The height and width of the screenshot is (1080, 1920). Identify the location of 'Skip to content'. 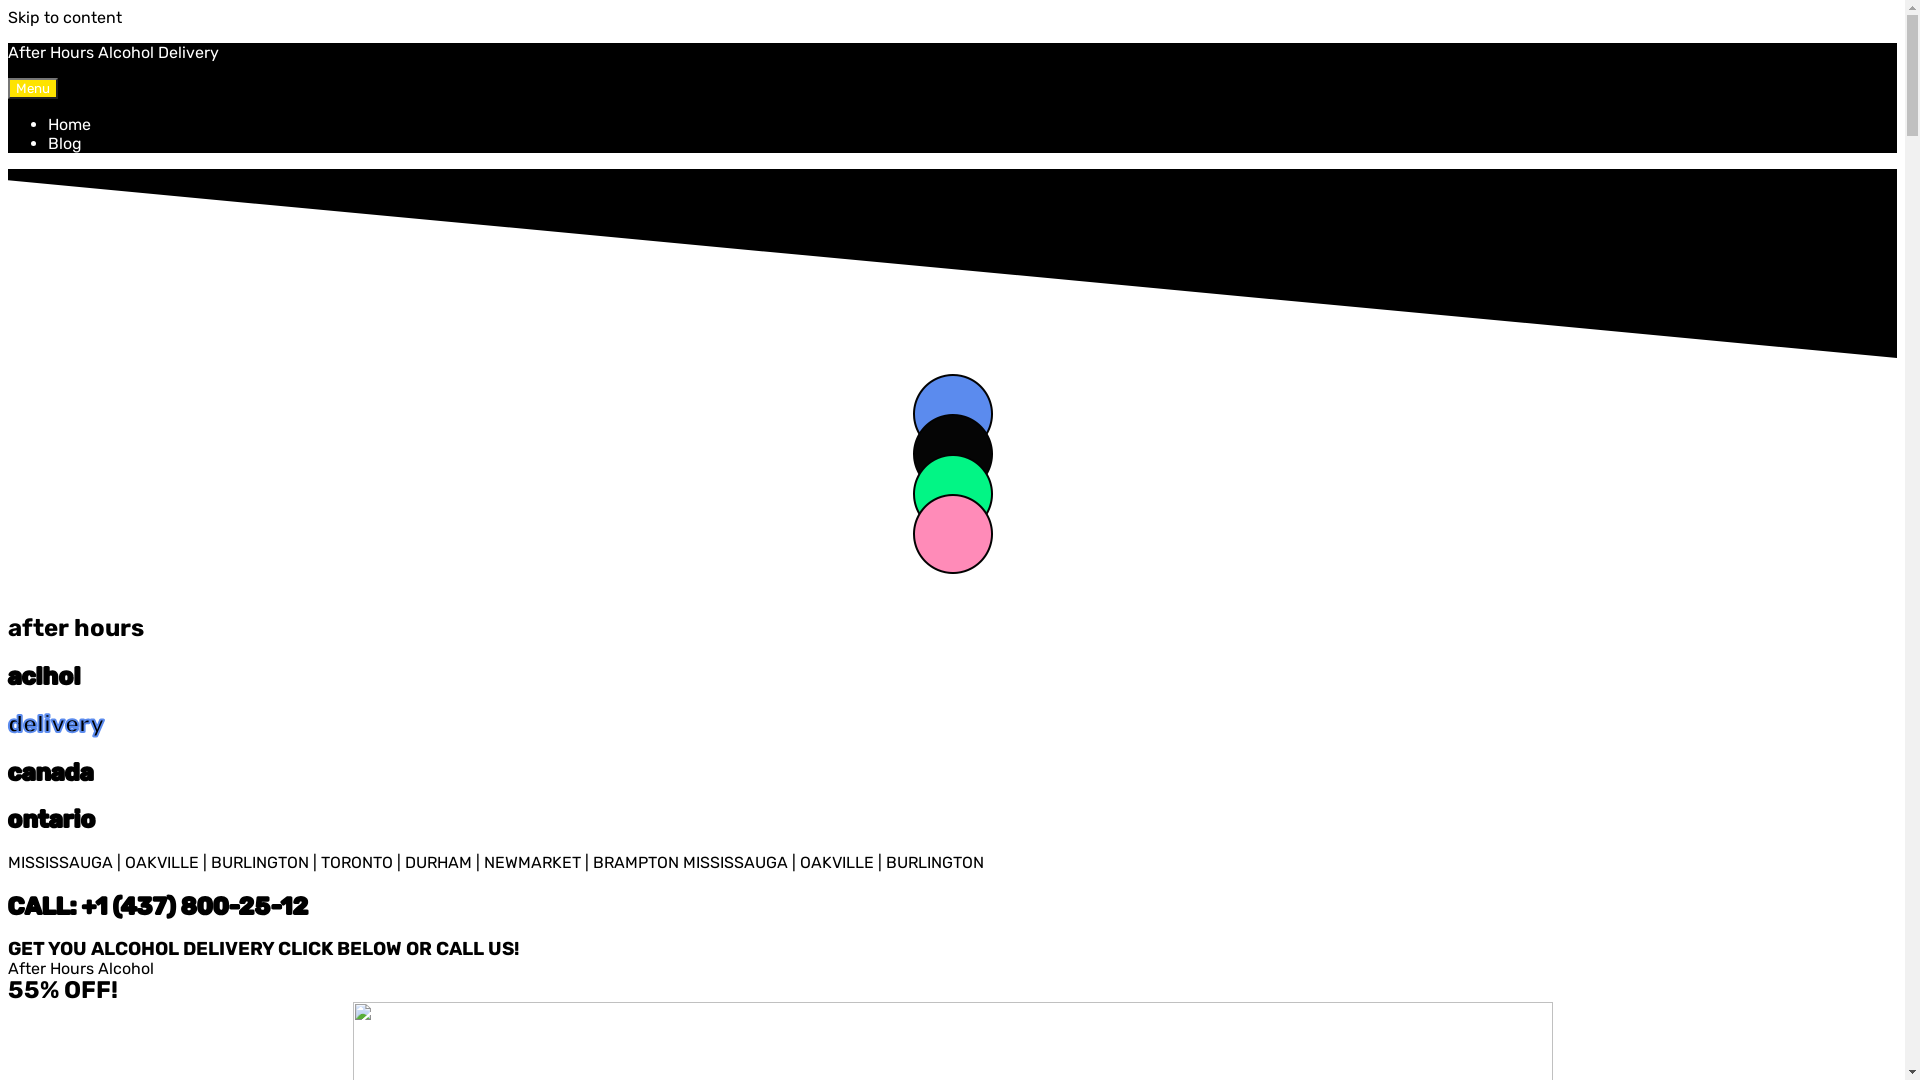
(65, 17).